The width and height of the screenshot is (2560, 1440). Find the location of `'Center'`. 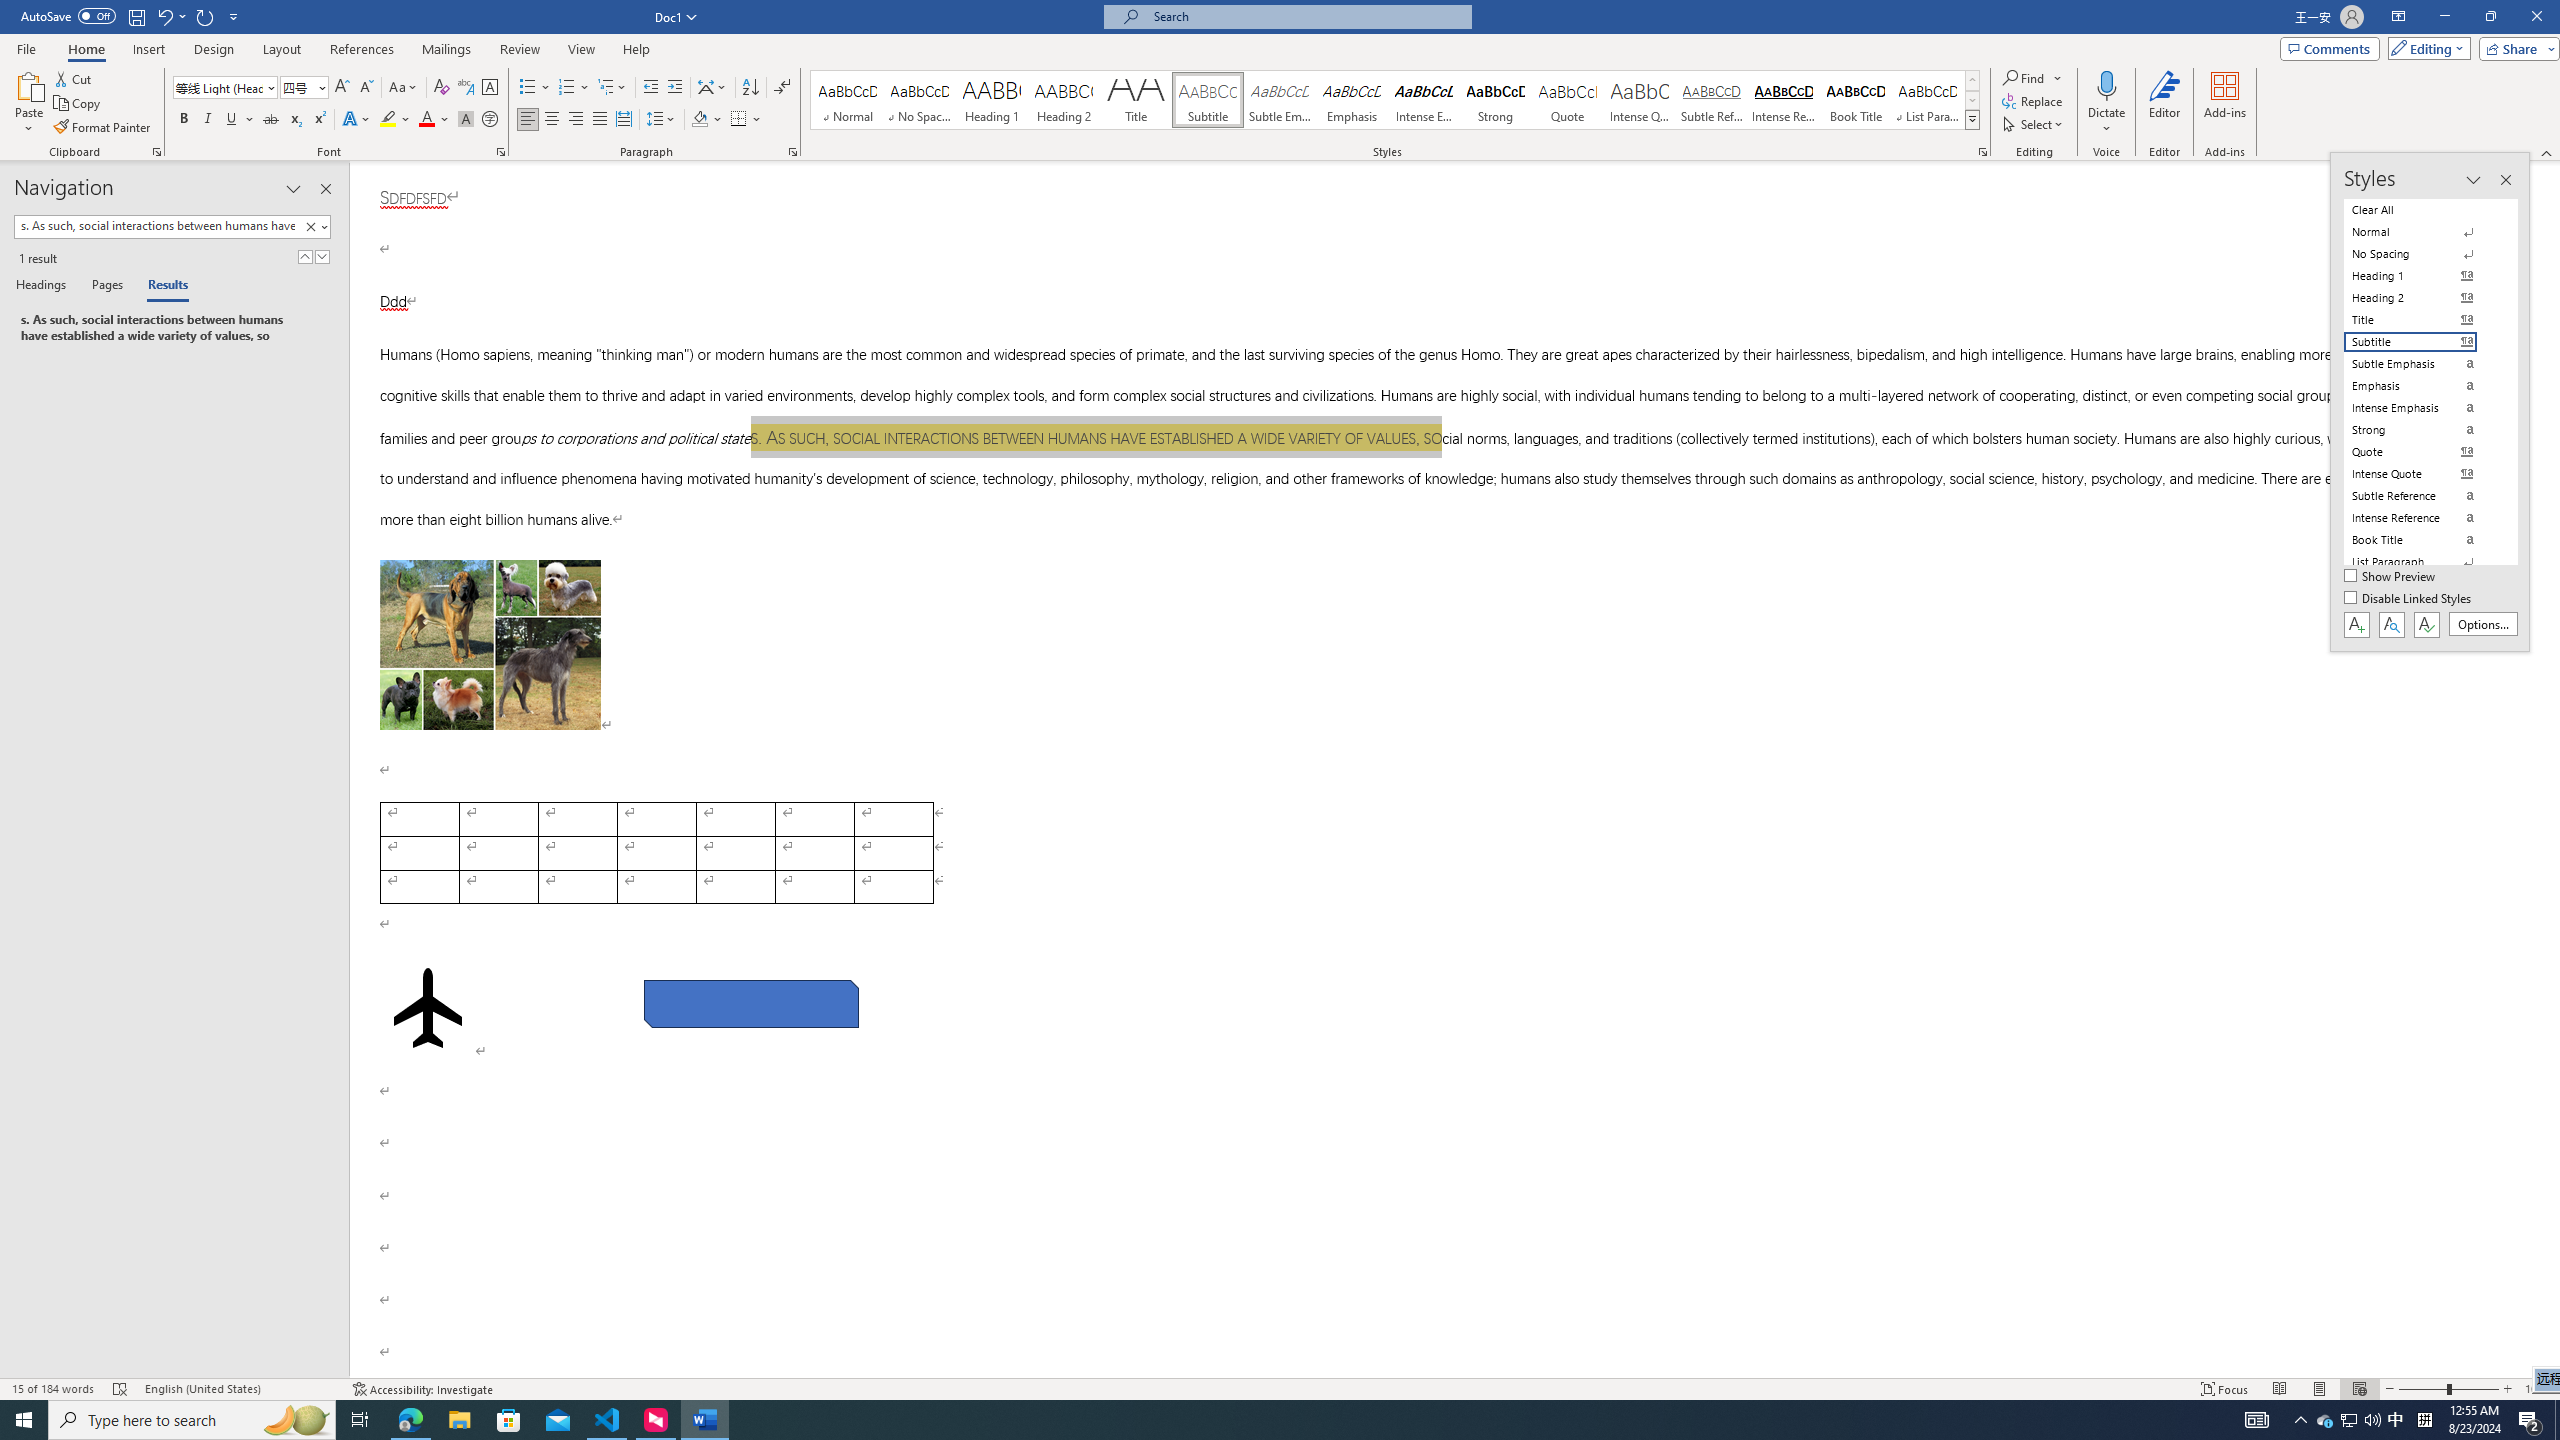

'Center' is located at coordinates (550, 118).